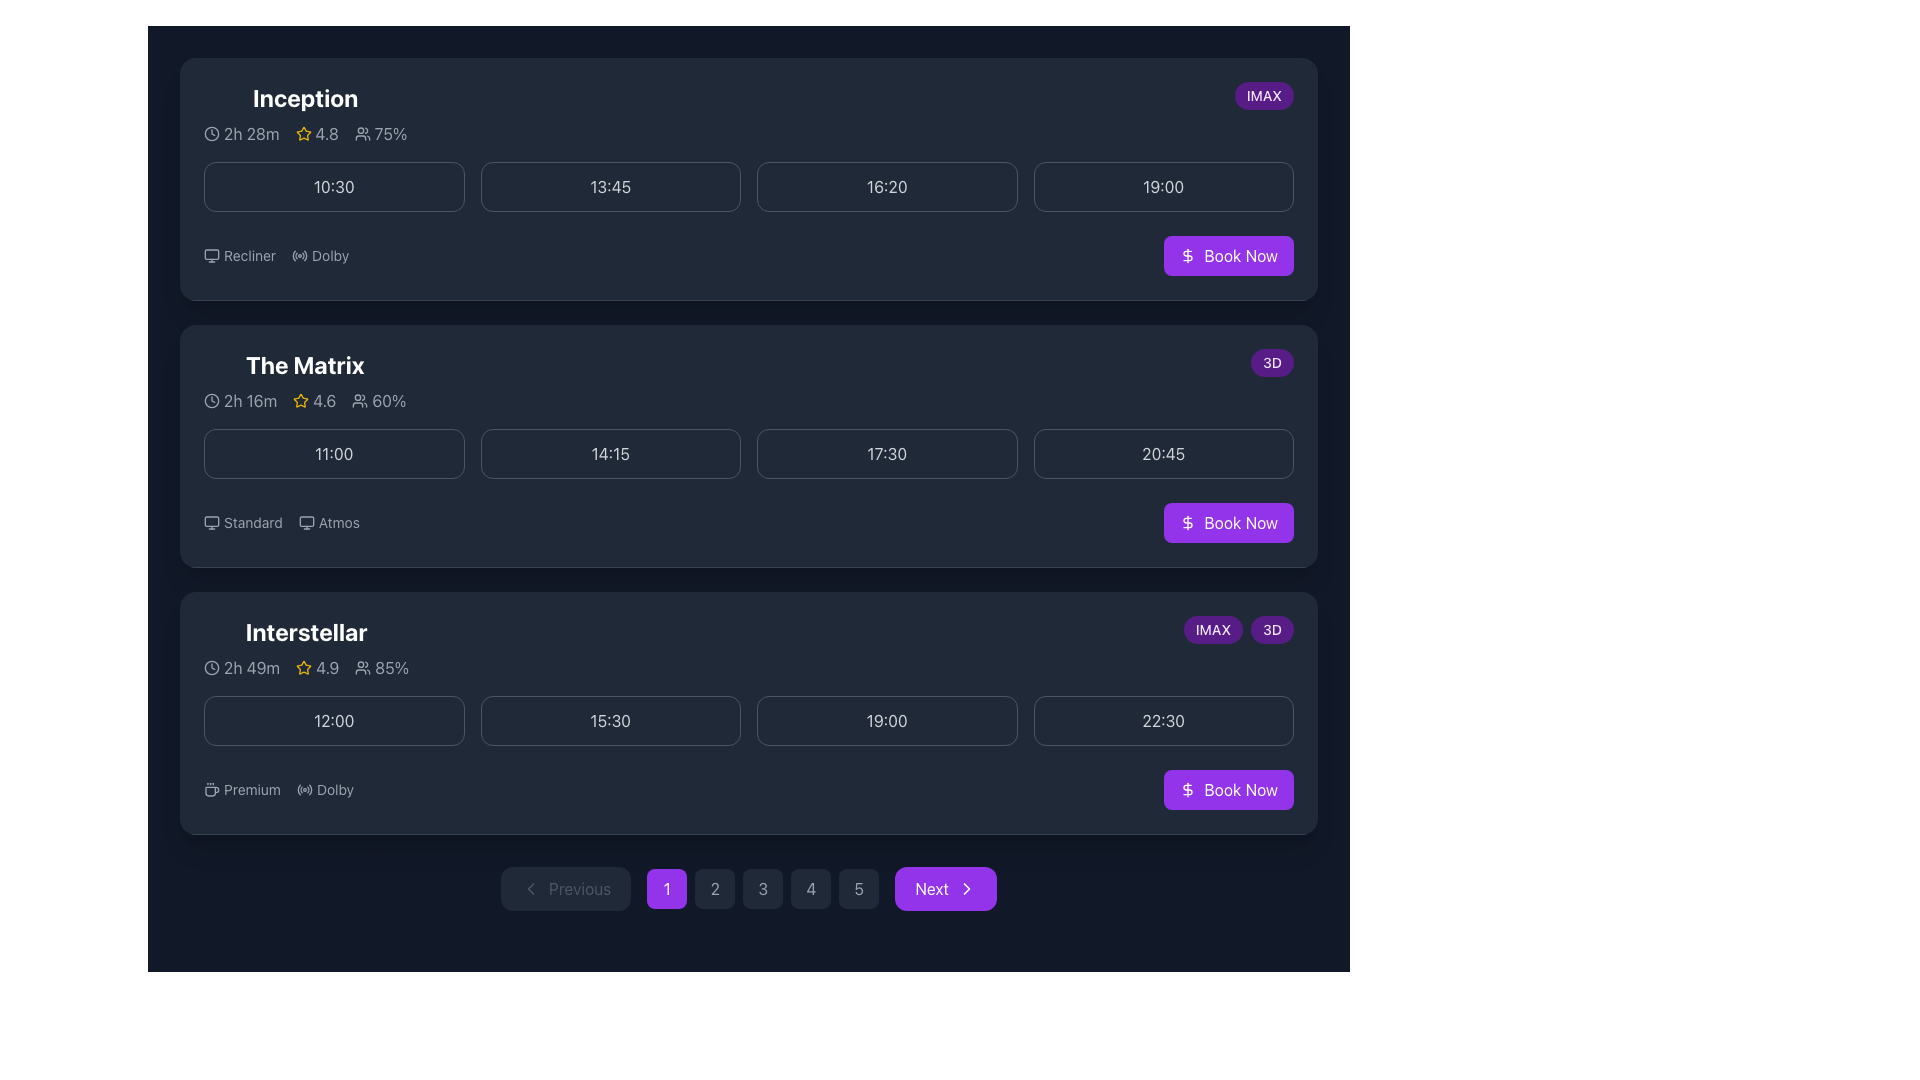 Image resolution: width=1920 pixels, height=1080 pixels. Describe the element at coordinates (1188, 522) in the screenshot. I see `the dollar sign icon with a purple background located to the left of the 'Book Now' text` at that location.